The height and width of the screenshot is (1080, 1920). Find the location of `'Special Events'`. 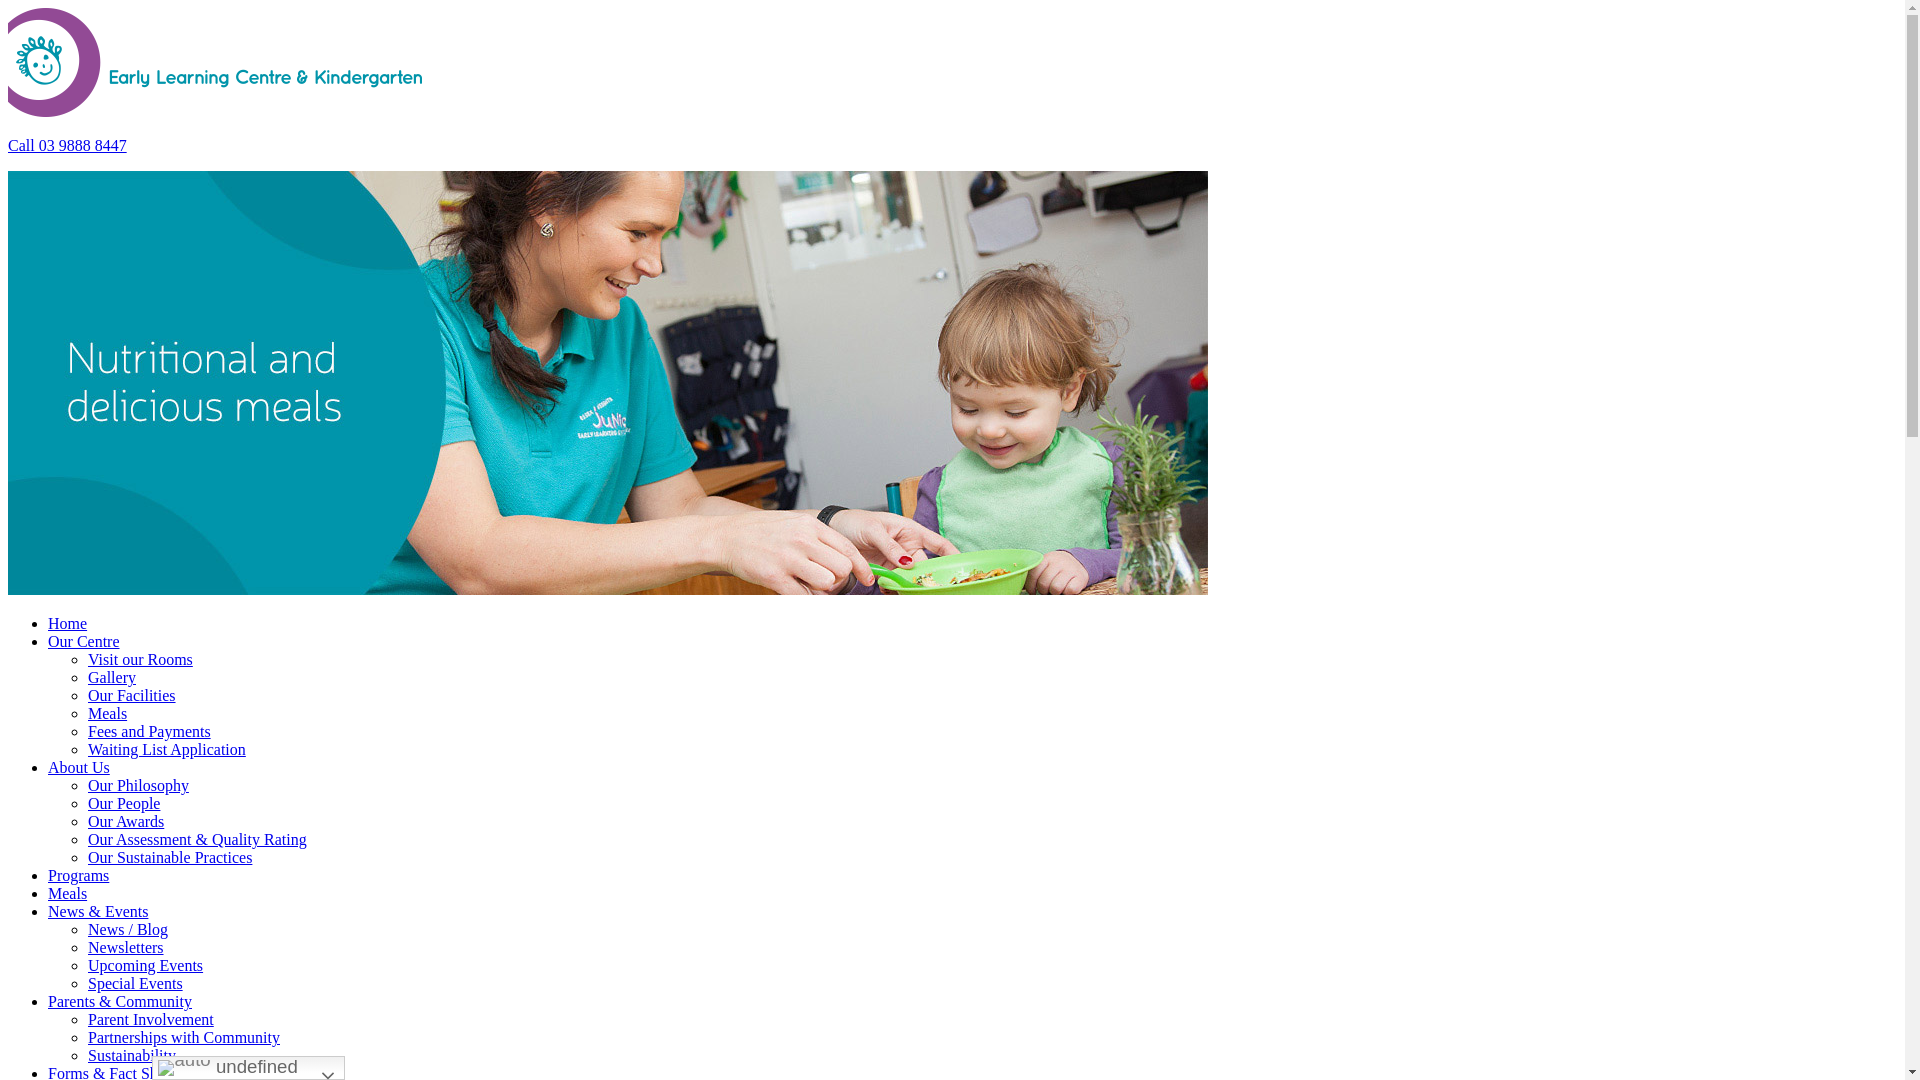

'Special Events' is located at coordinates (86, 982).